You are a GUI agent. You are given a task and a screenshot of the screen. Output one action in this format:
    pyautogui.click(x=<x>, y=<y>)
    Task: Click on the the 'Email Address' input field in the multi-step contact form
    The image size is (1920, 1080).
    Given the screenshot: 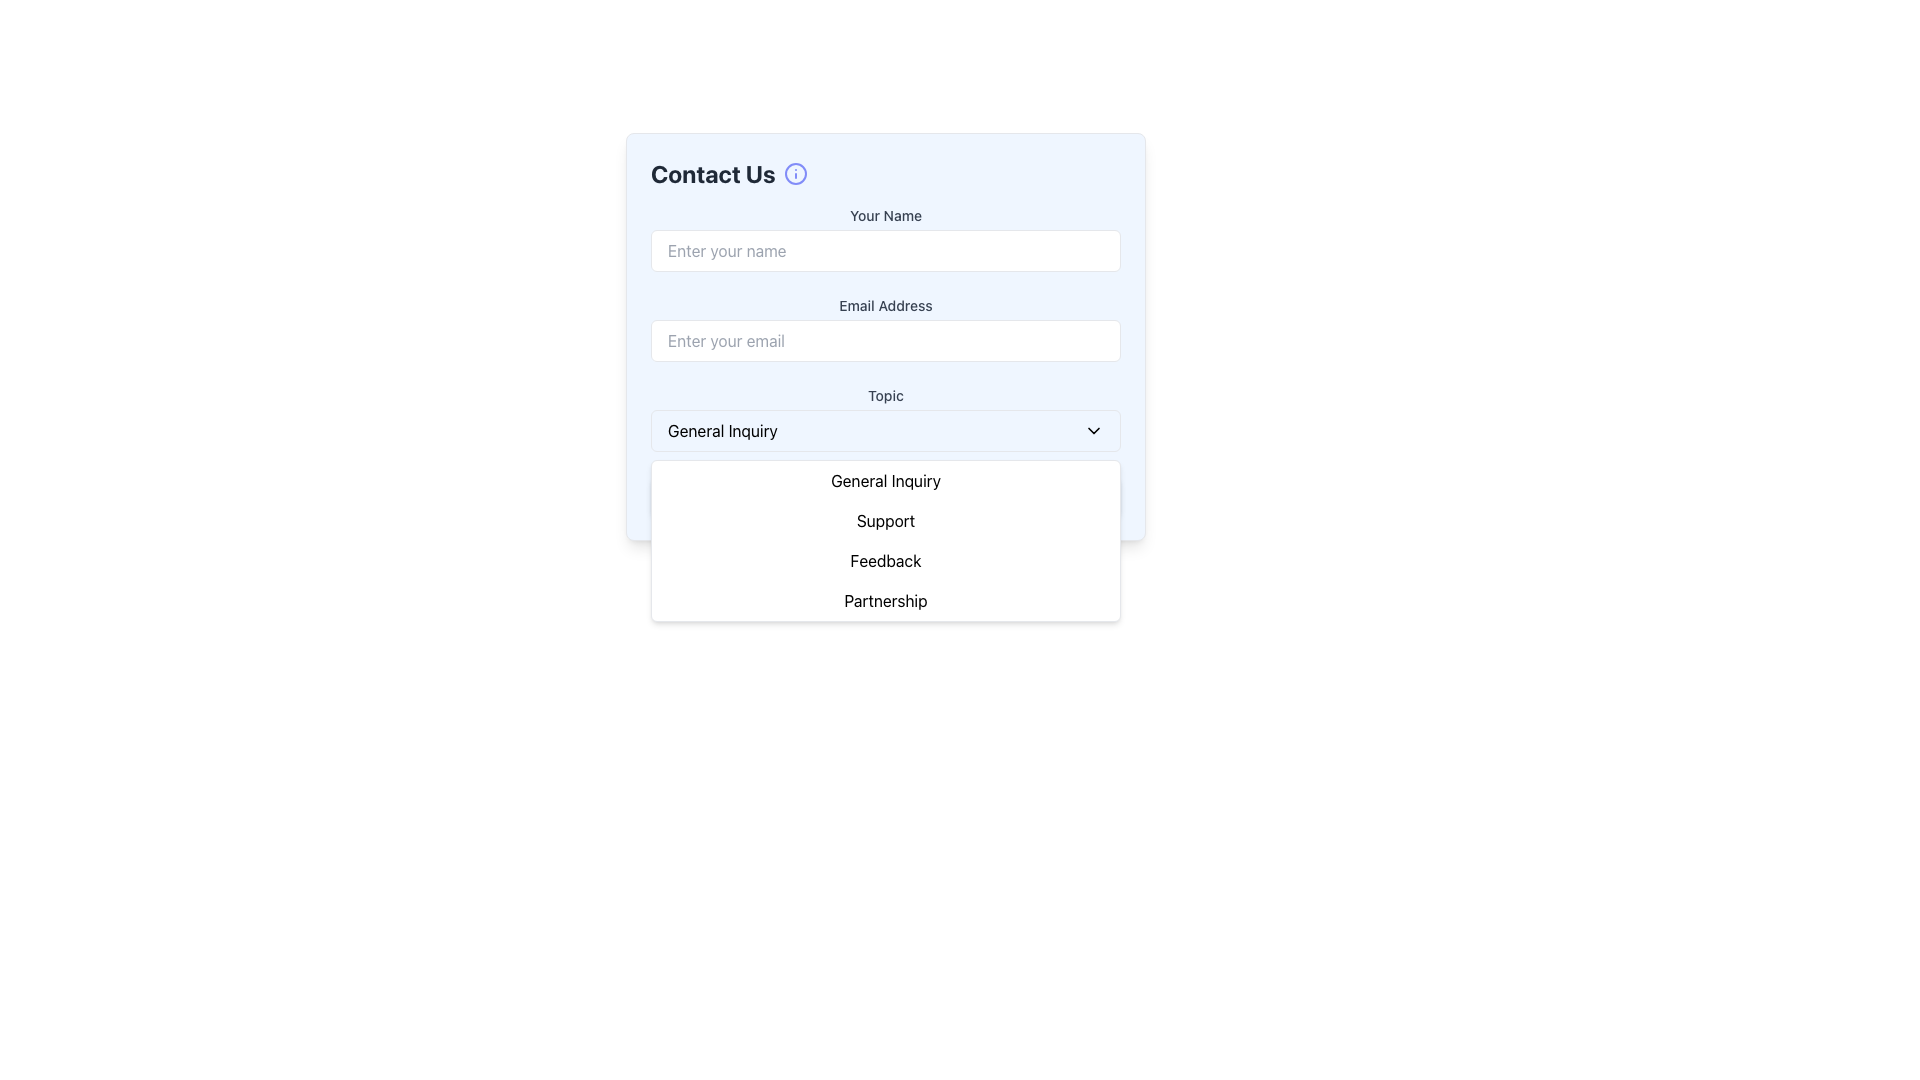 What is the action you would take?
    pyautogui.click(x=885, y=361)
    